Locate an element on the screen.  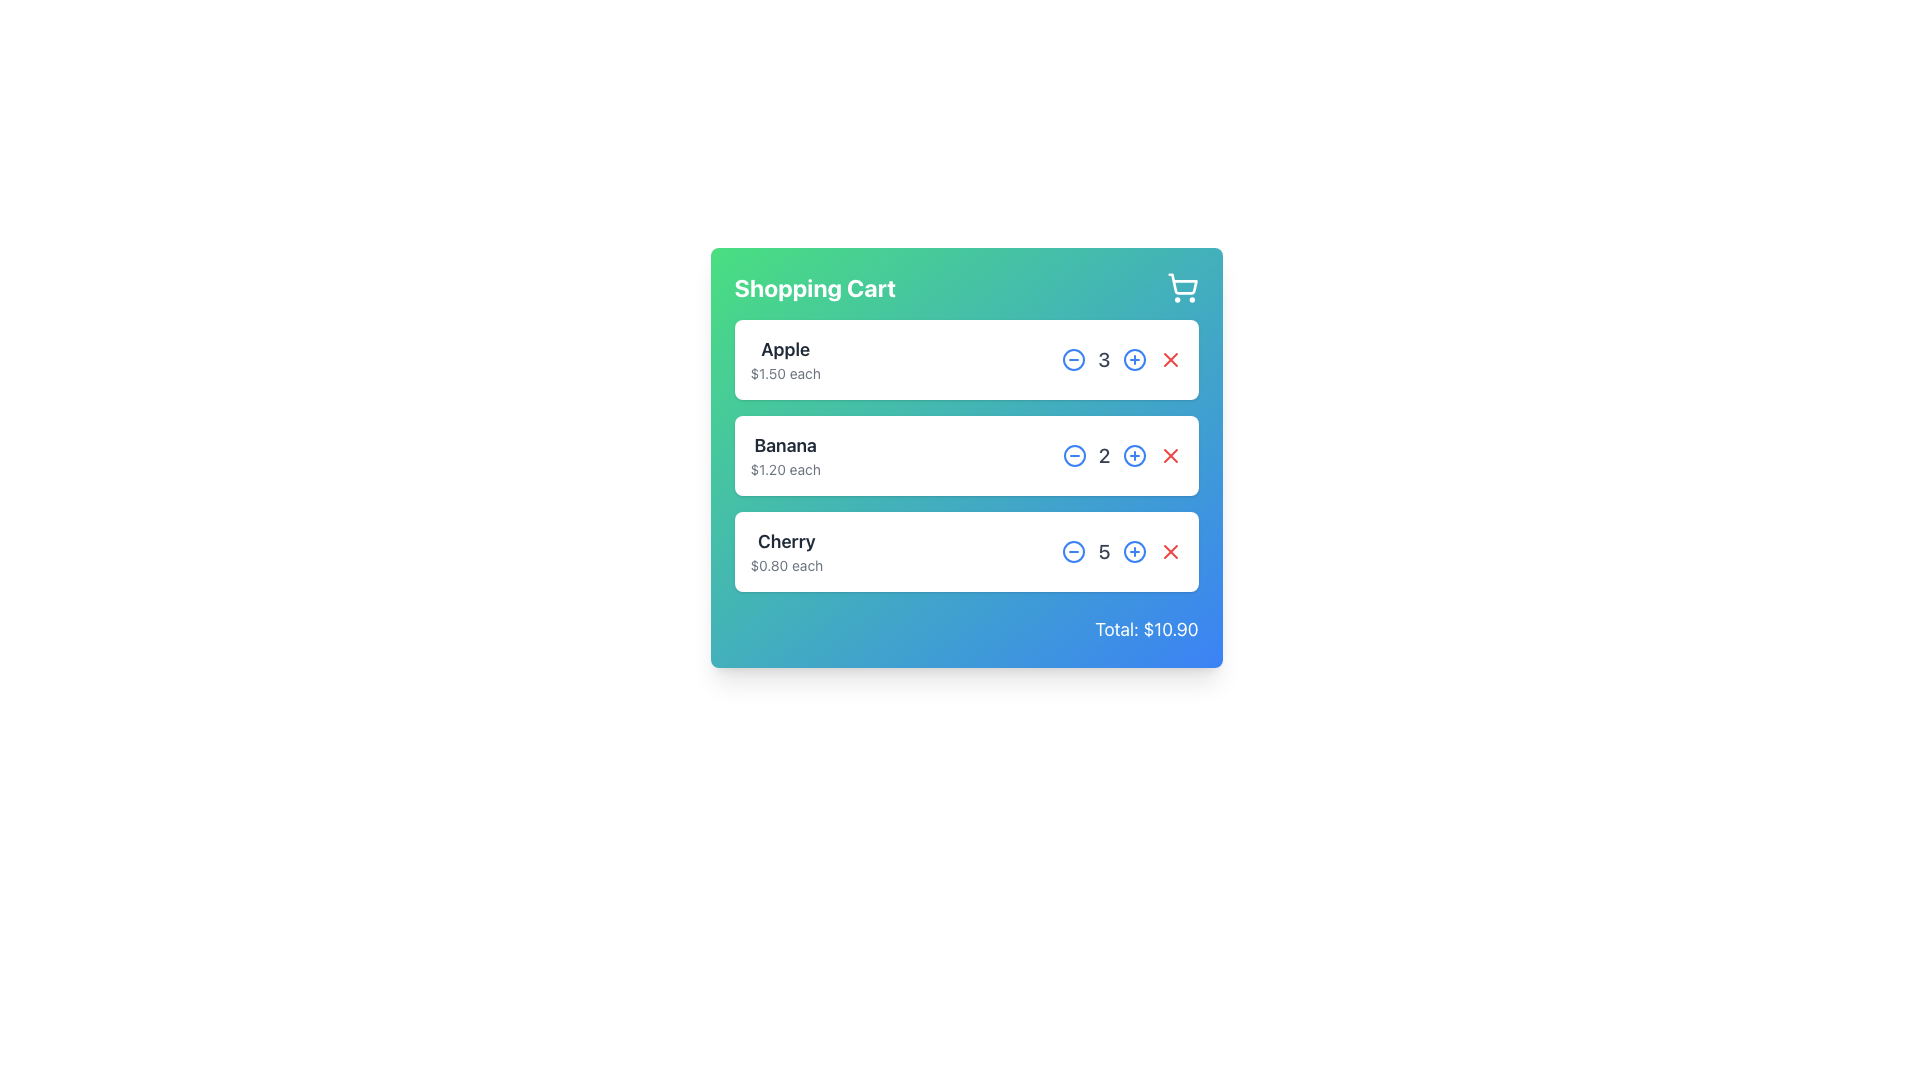
the increment button for the item 'Cherry' is located at coordinates (1134, 551).